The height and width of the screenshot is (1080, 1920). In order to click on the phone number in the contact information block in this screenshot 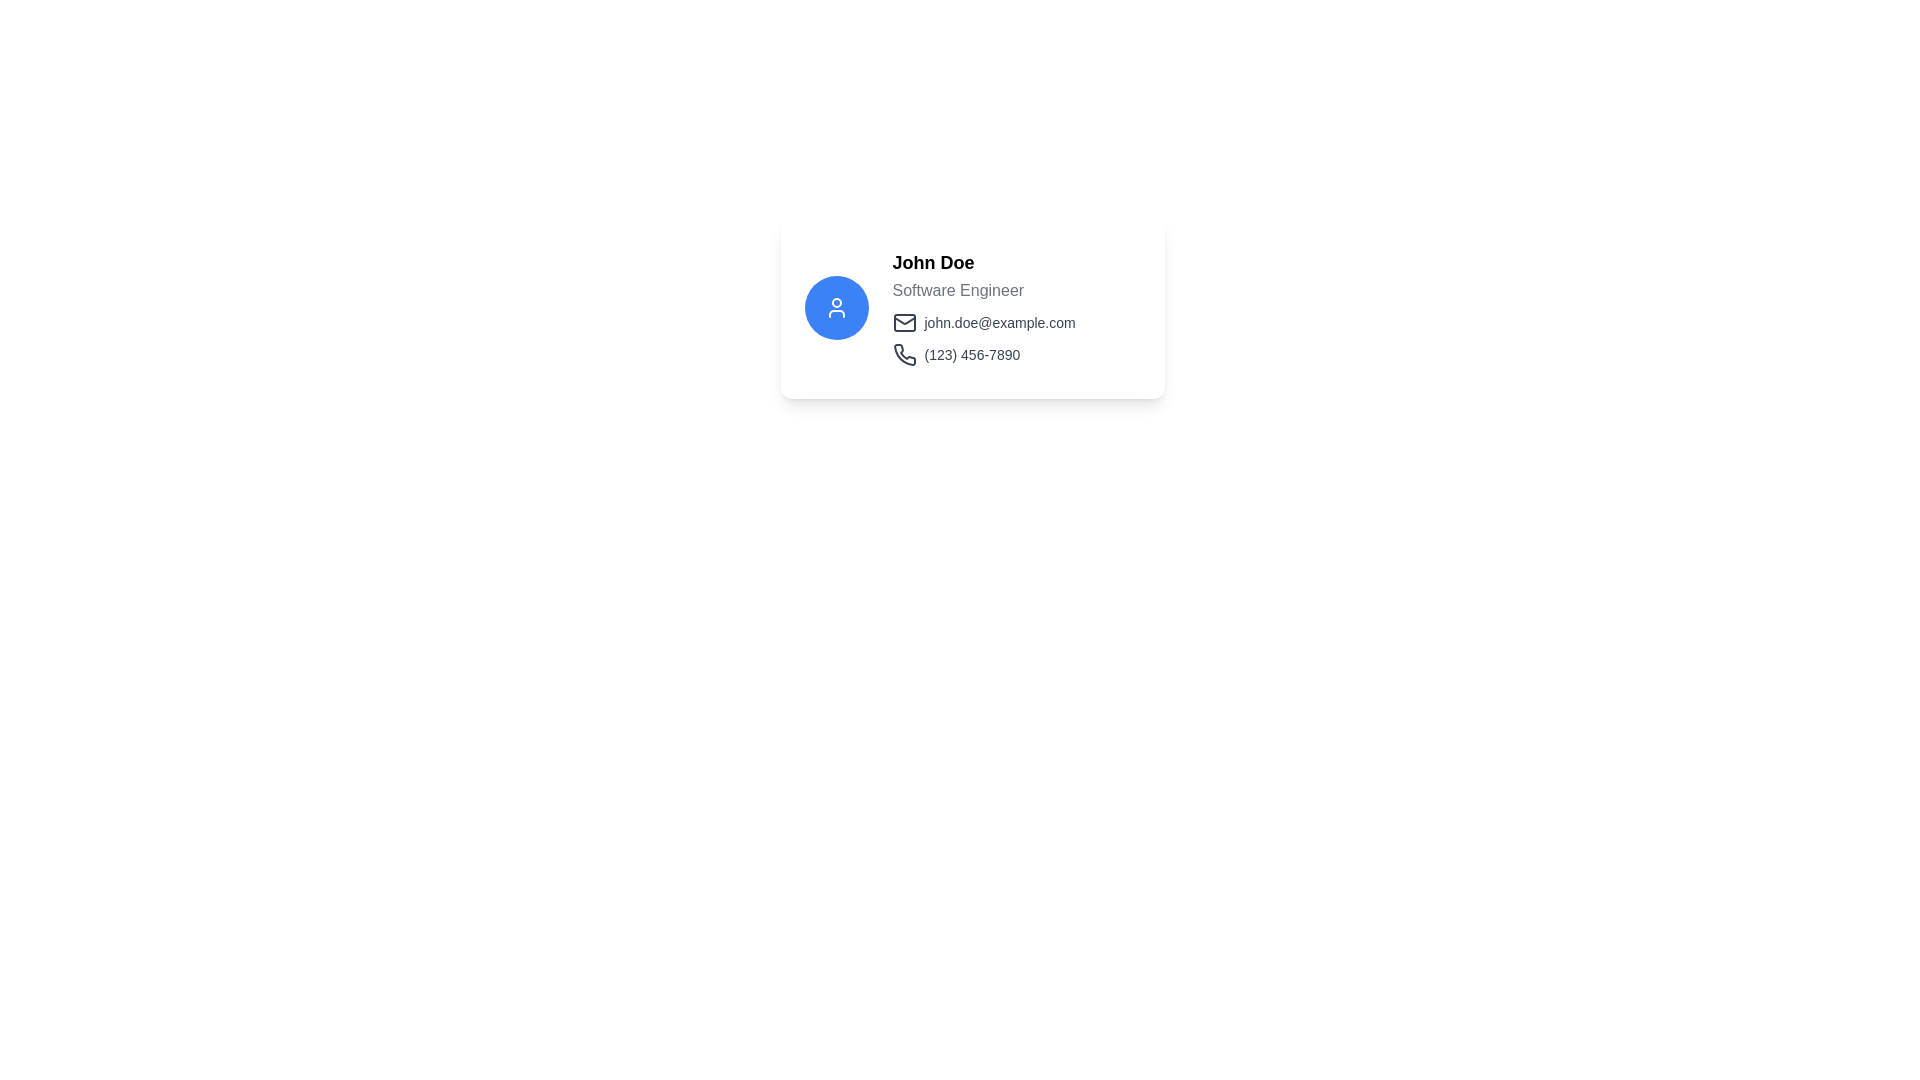, I will do `click(983, 338)`.